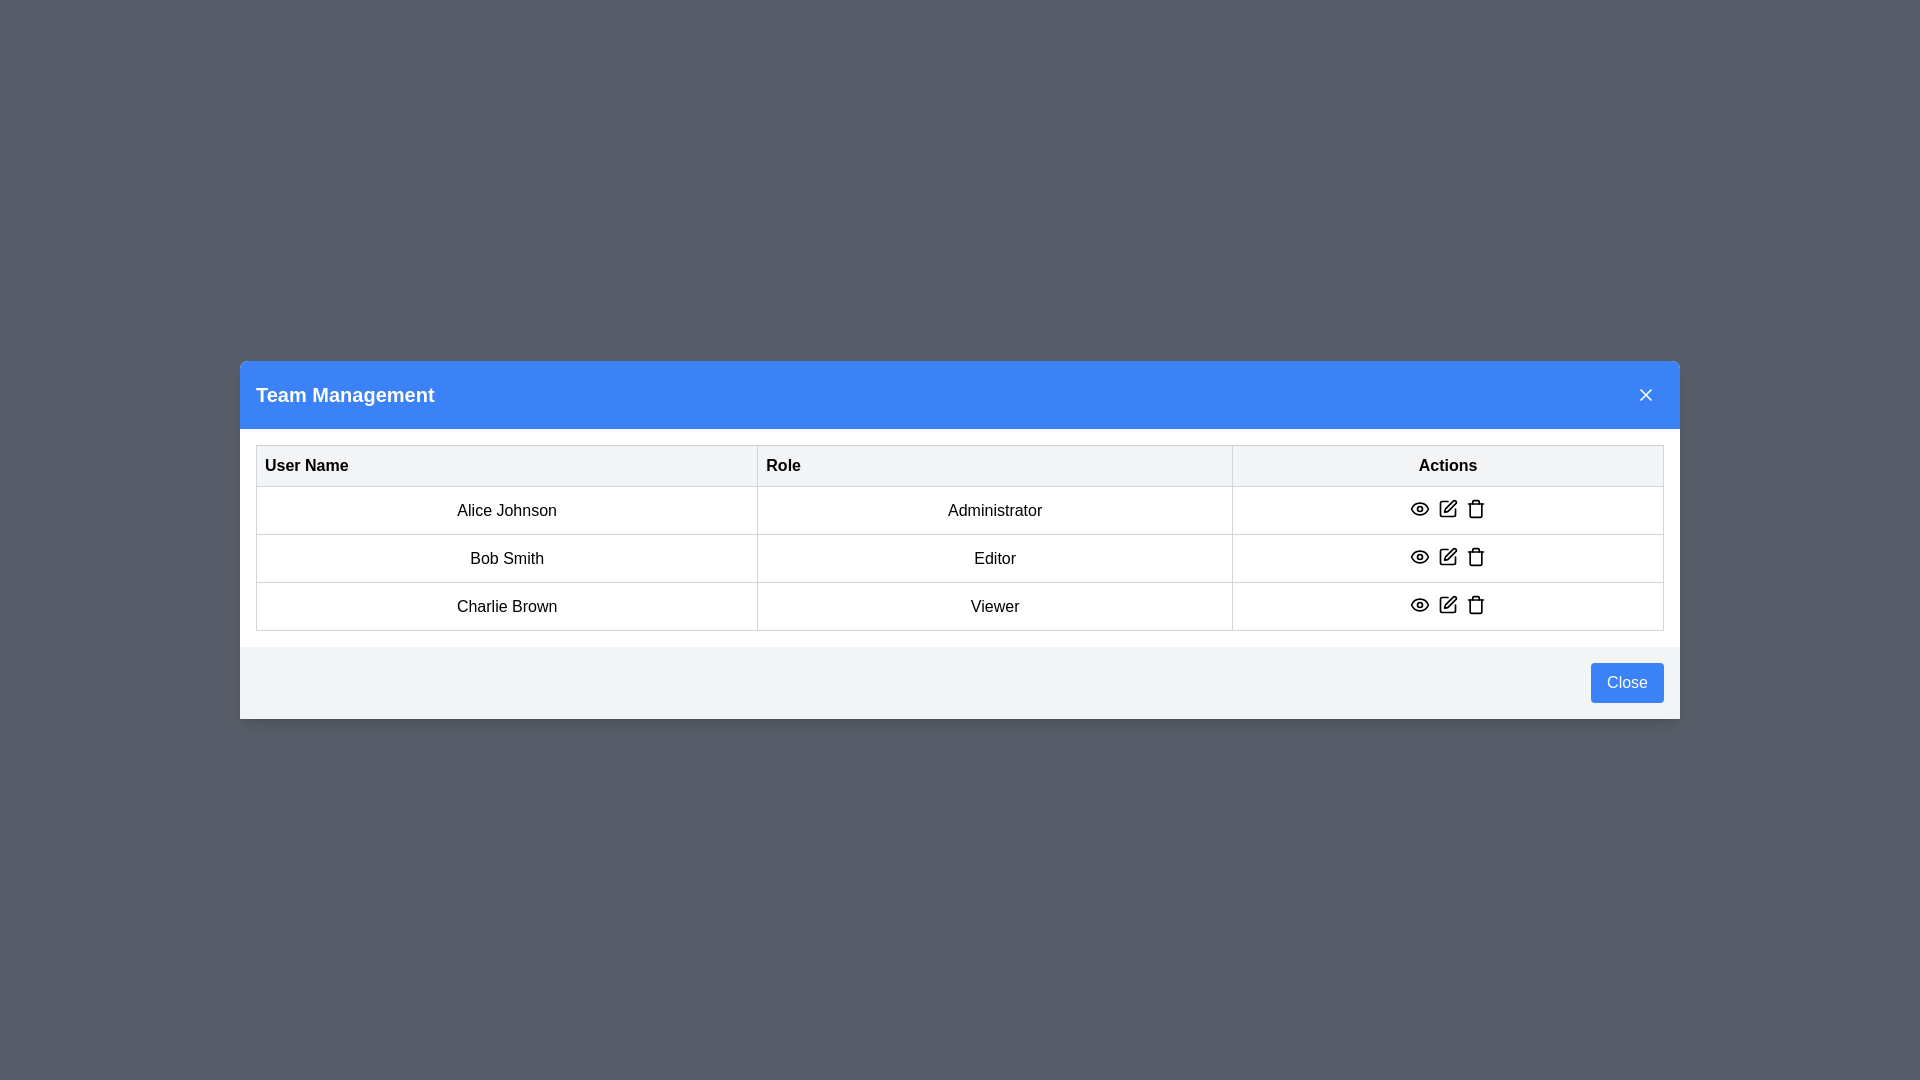 Image resolution: width=1920 pixels, height=1080 pixels. What do you see at coordinates (995, 558) in the screenshot?
I see `the text label displaying 'Editor' in the 'Role' column of the table, located in the second row associated with 'Bob Smith'` at bounding box center [995, 558].